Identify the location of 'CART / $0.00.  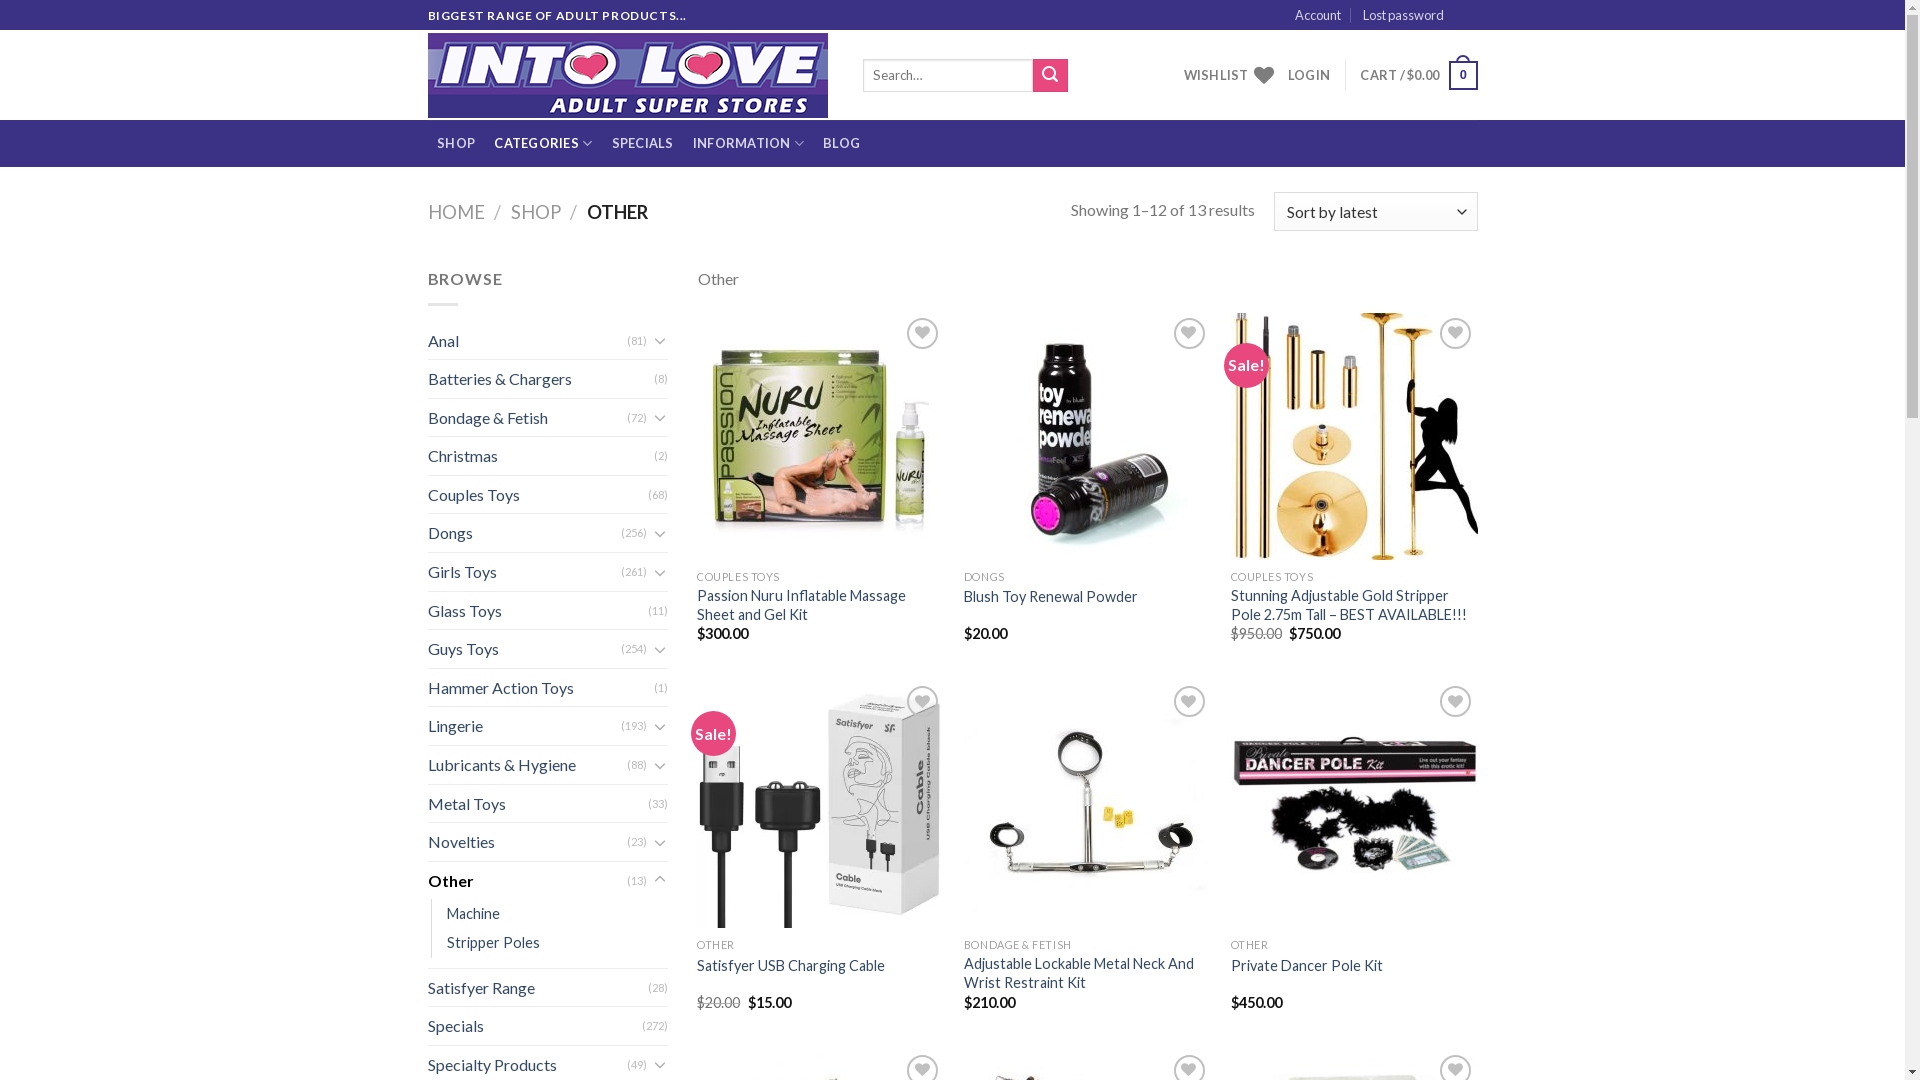
(1417, 75).